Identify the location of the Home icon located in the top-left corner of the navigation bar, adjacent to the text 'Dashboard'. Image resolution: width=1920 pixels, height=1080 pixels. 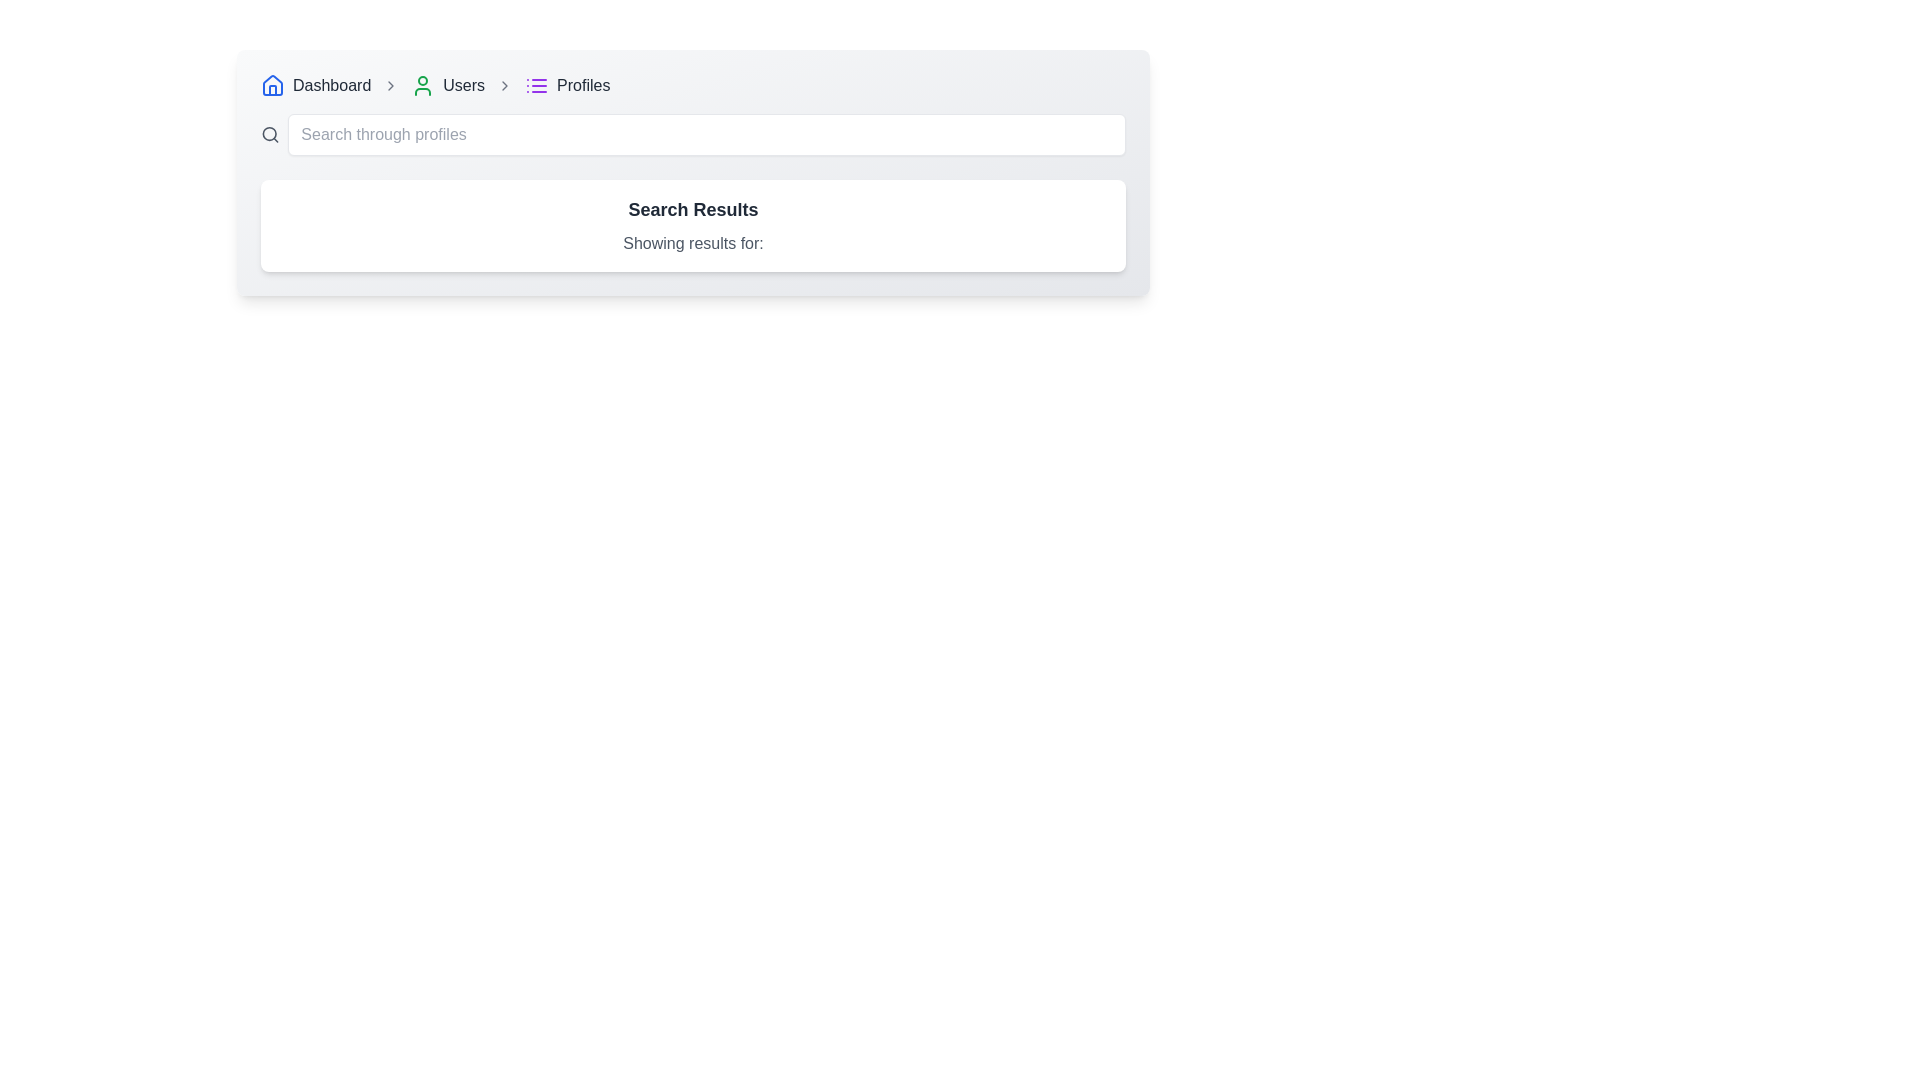
(272, 90).